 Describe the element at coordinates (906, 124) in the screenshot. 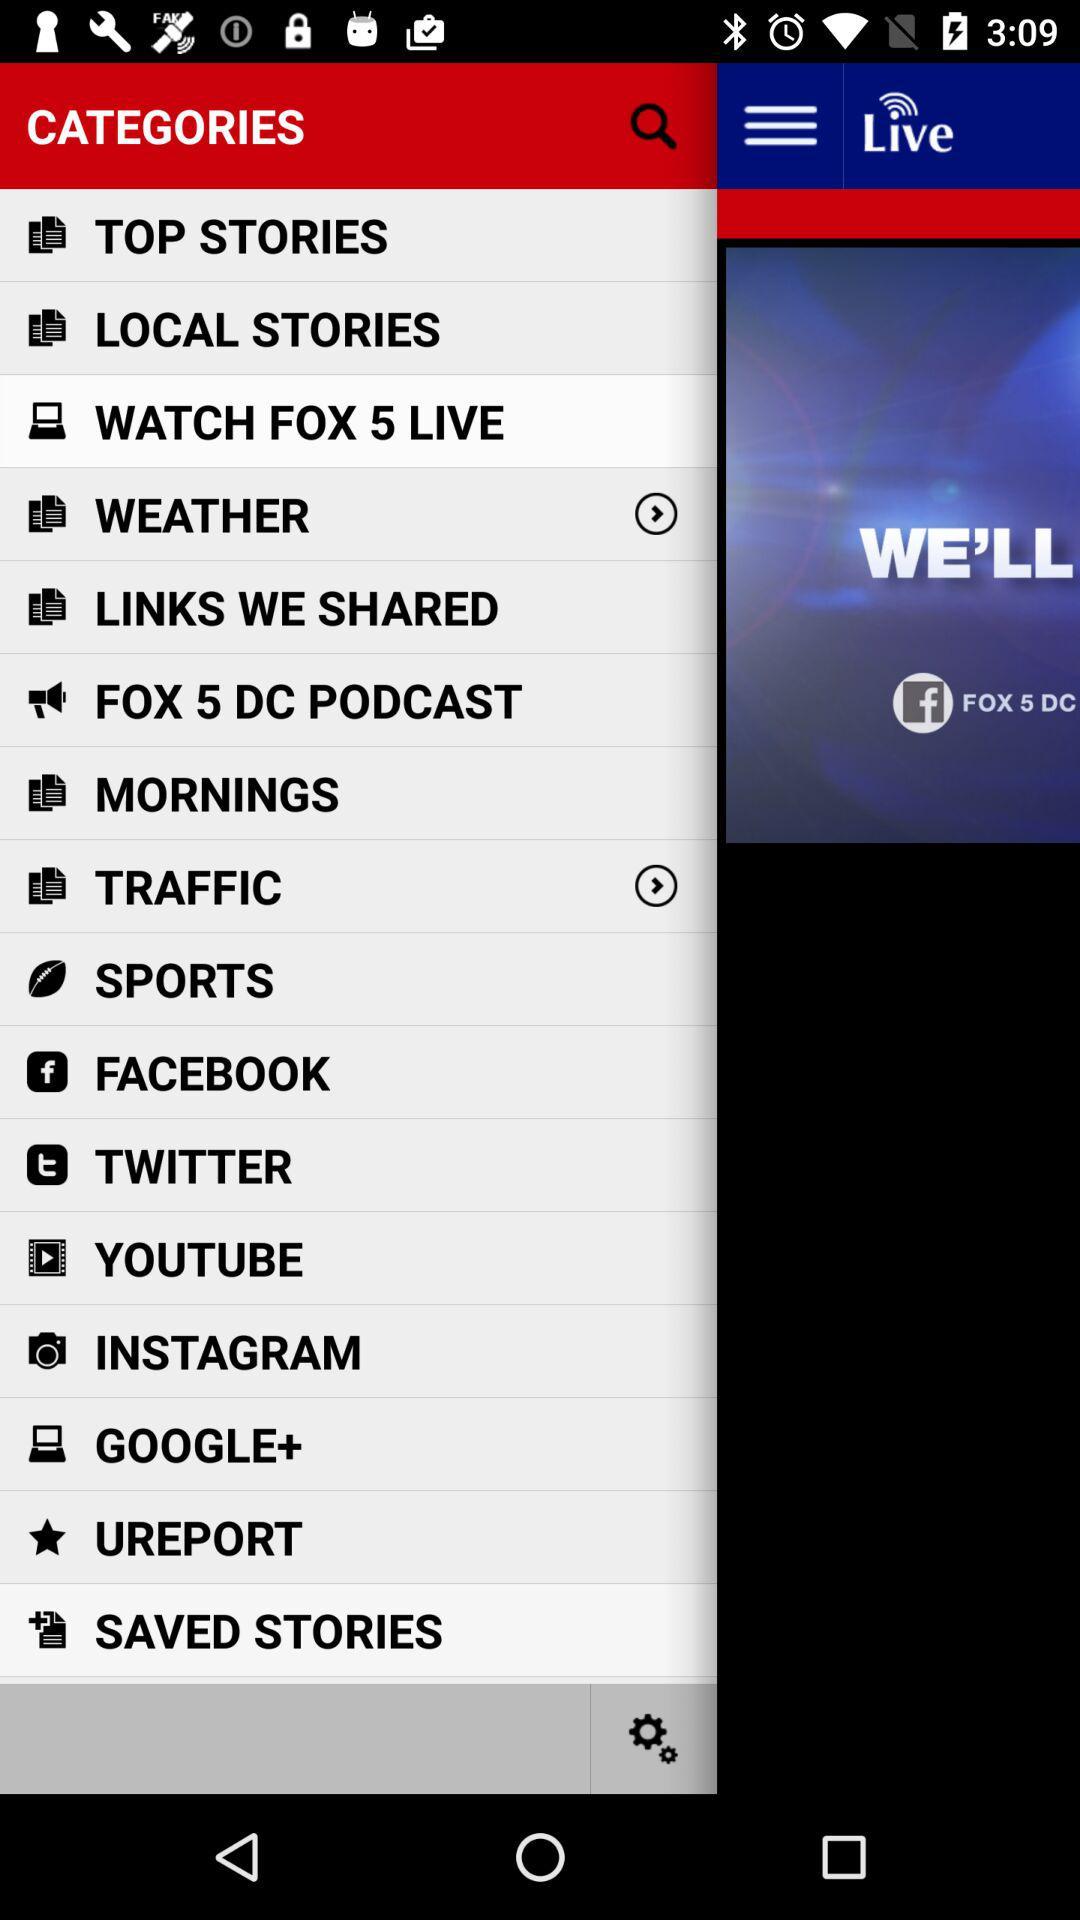

I see `wifi` at that location.